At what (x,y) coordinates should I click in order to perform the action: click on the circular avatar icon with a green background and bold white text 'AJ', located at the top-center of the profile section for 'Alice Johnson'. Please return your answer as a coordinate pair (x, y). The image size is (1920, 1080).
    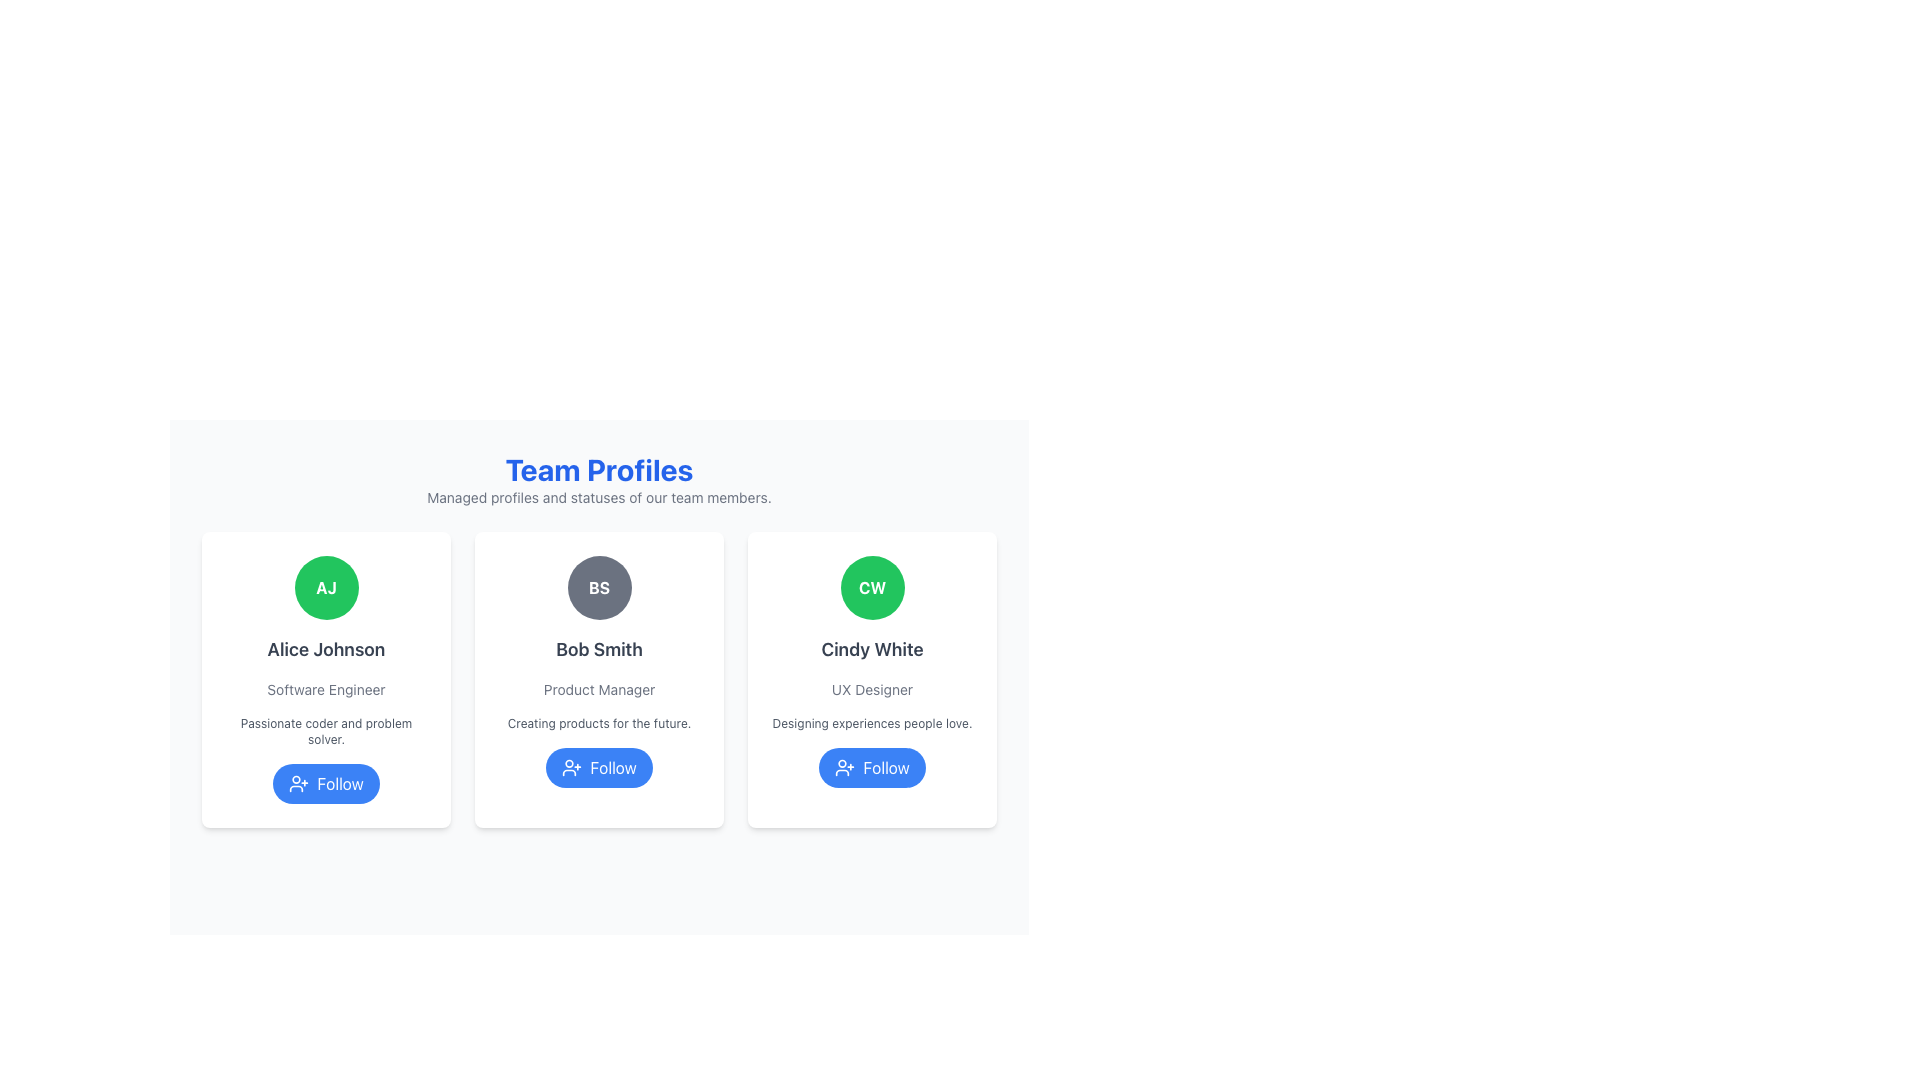
    Looking at the image, I should click on (326, 586).